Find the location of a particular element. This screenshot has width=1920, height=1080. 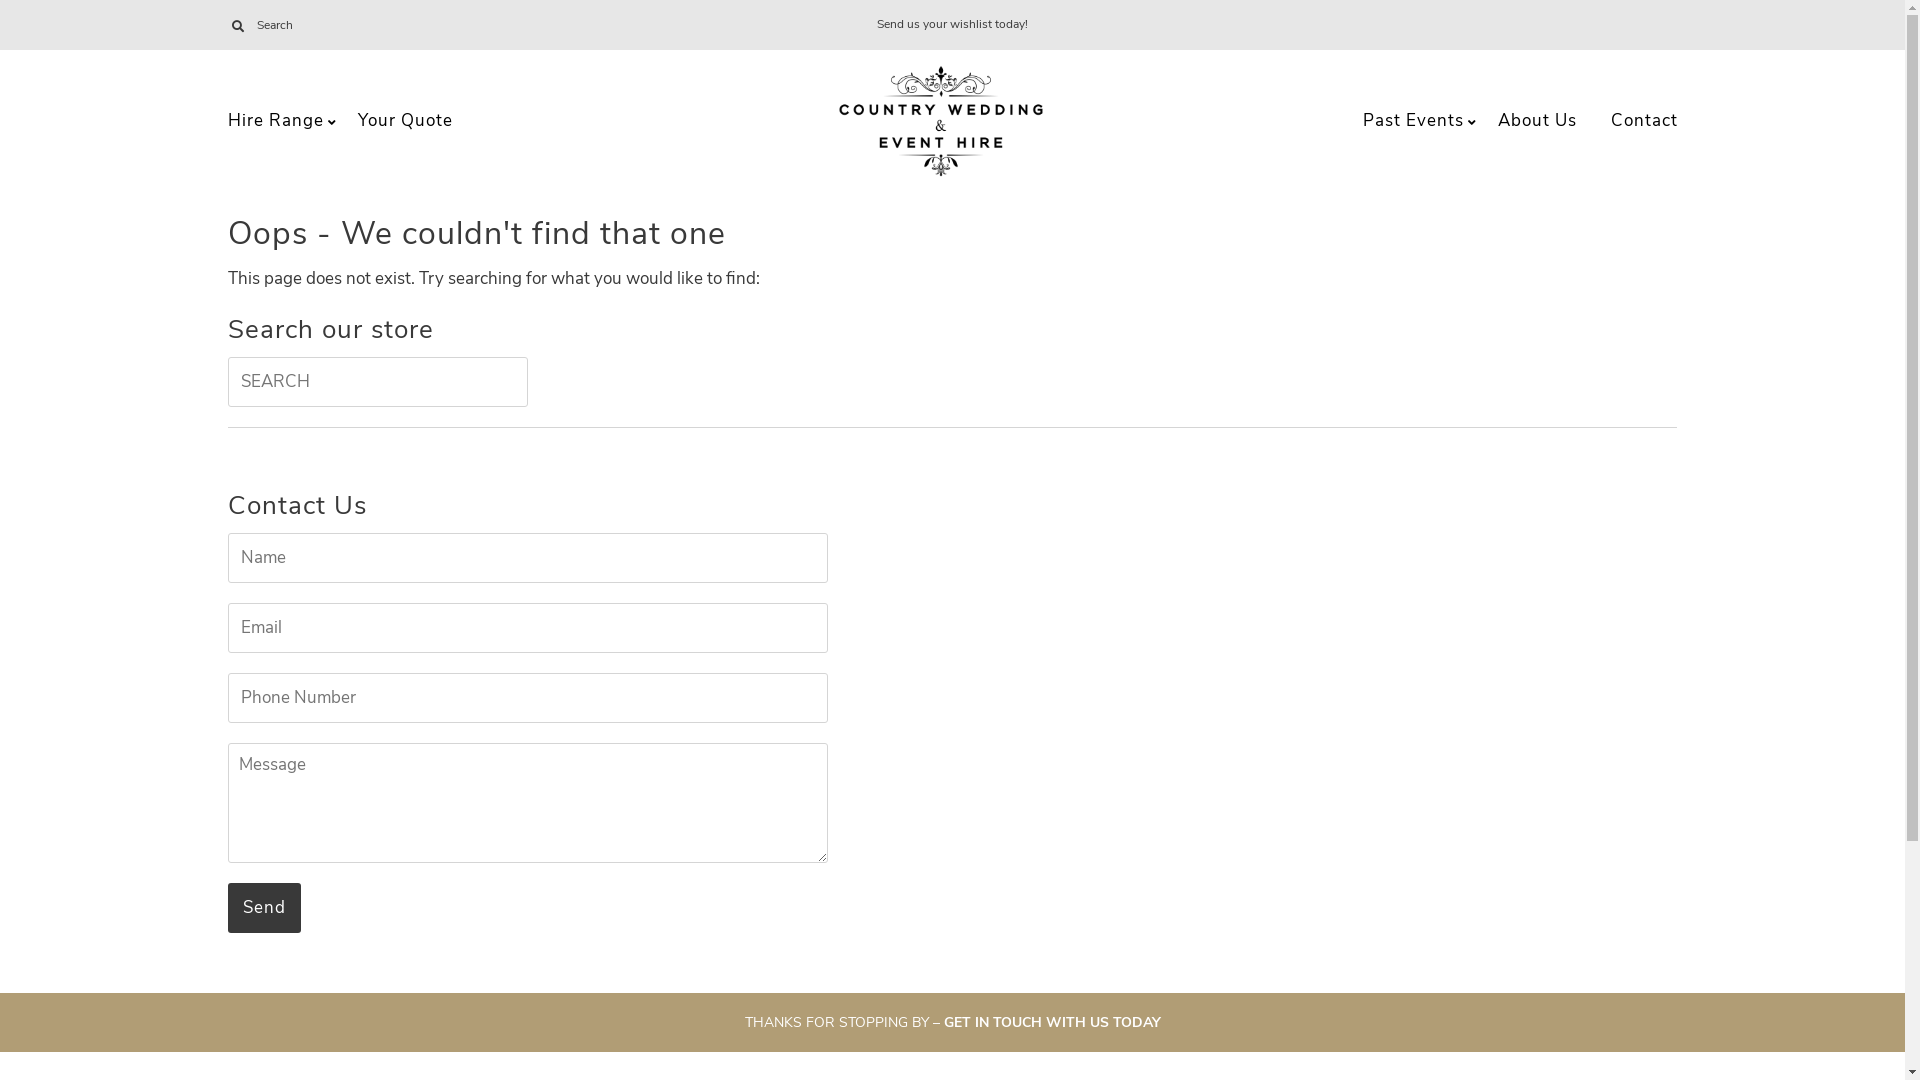

'Contact' is located at coordinates (1644, 120).